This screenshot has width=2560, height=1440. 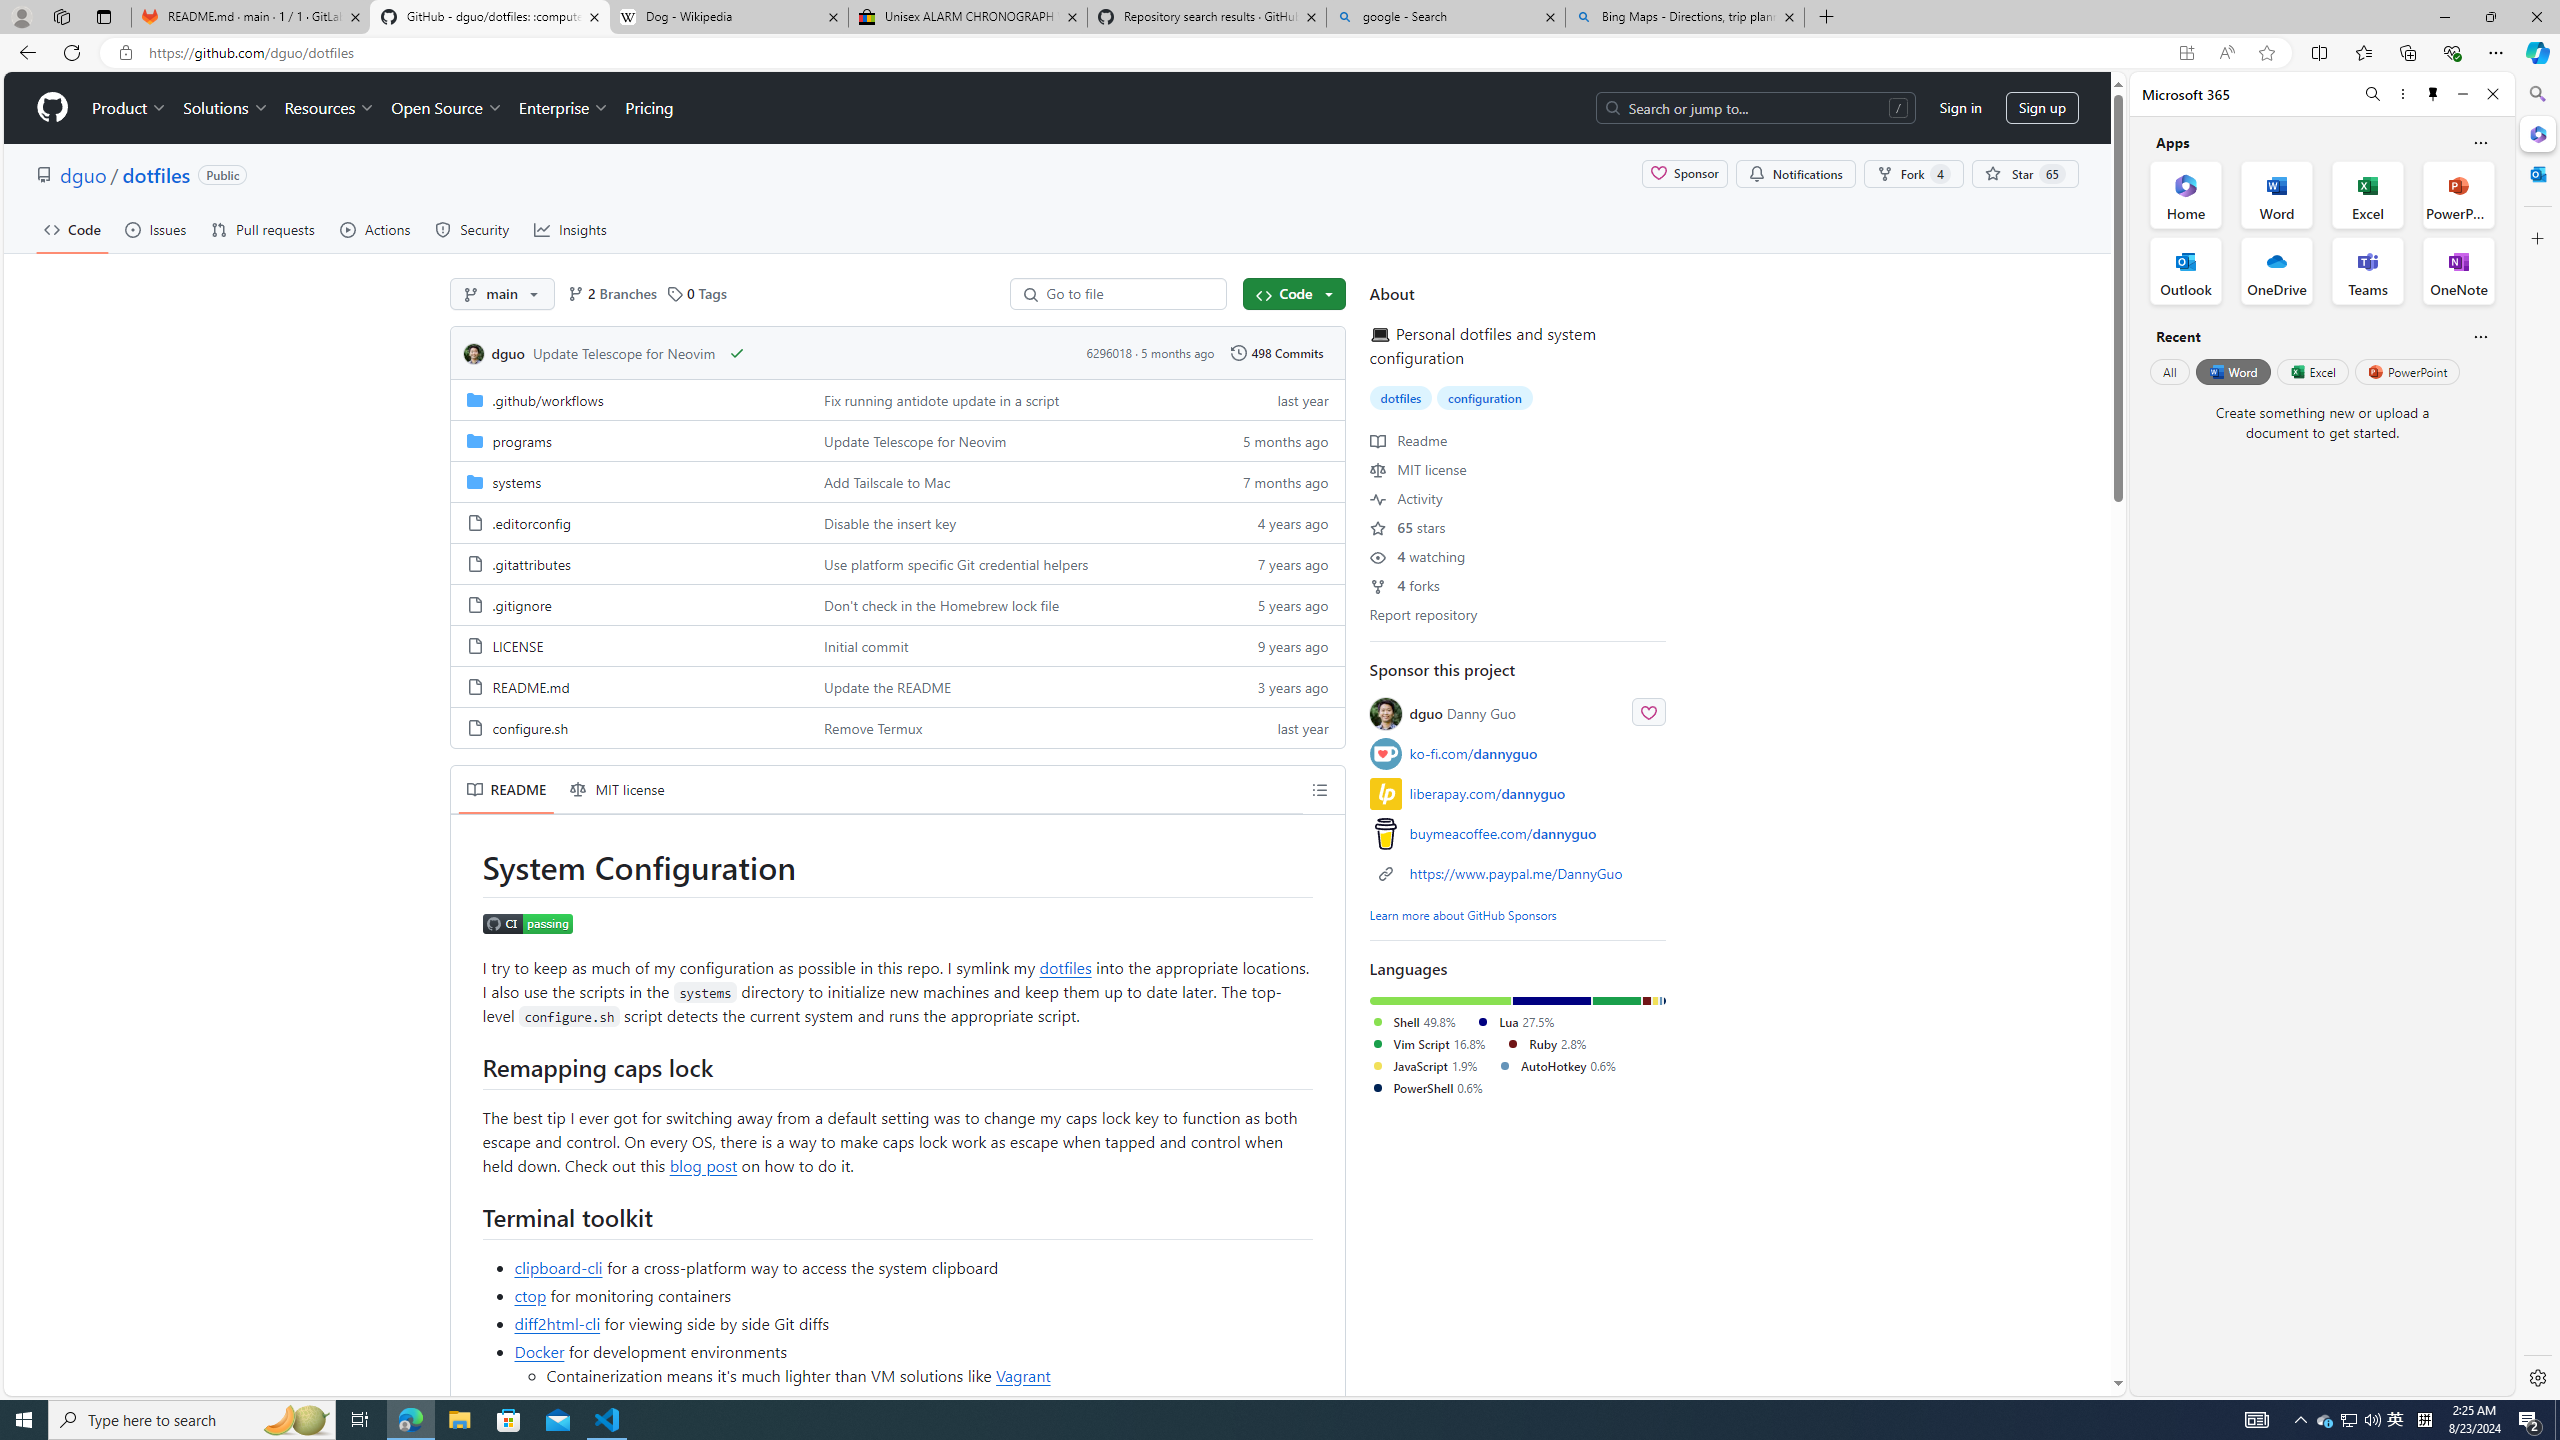 I want to click on 'Update Telescope for Neovim', so click(x=914, y=440).